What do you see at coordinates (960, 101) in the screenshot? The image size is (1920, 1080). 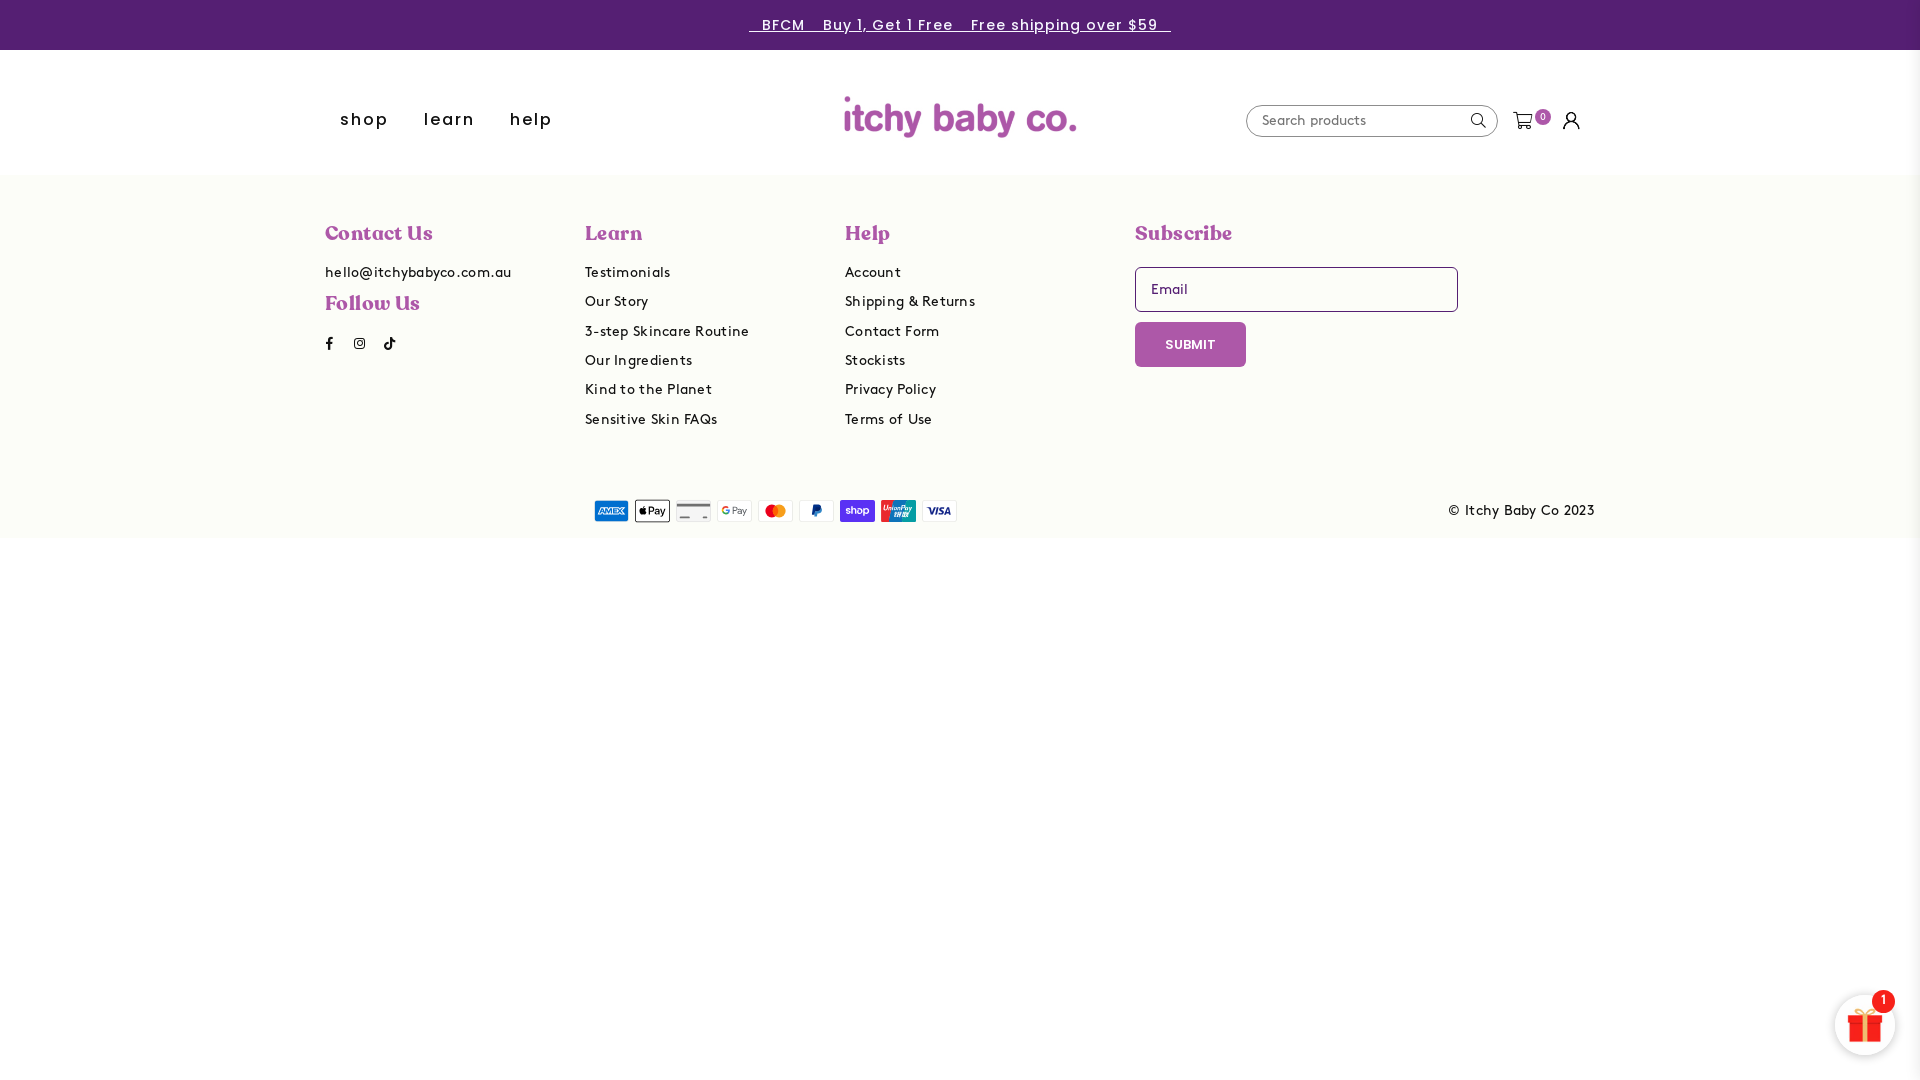 I see `'ITCHY BABY CO.'` at bounding box center [960, 101].